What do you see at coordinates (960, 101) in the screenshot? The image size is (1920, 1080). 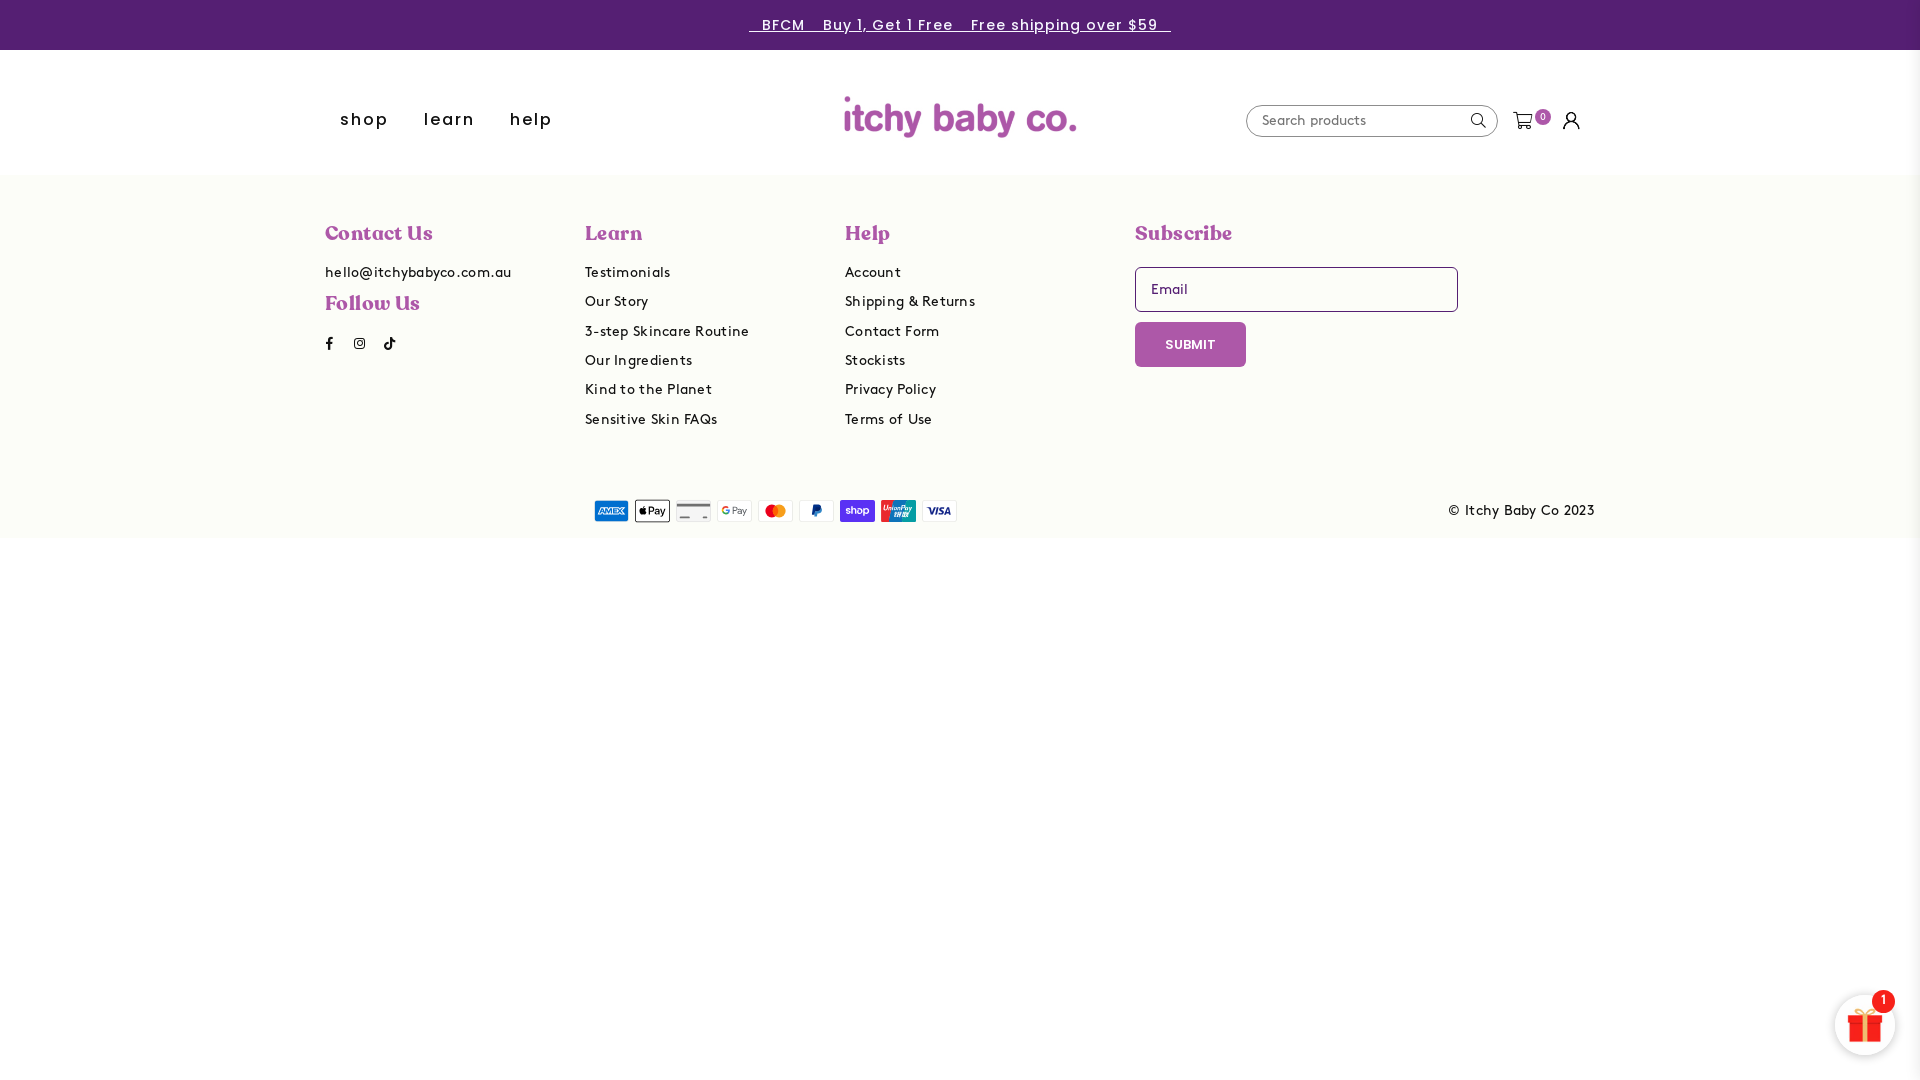 I see `'ITCHY BABY CO.'` at bounding box center [960, 101].